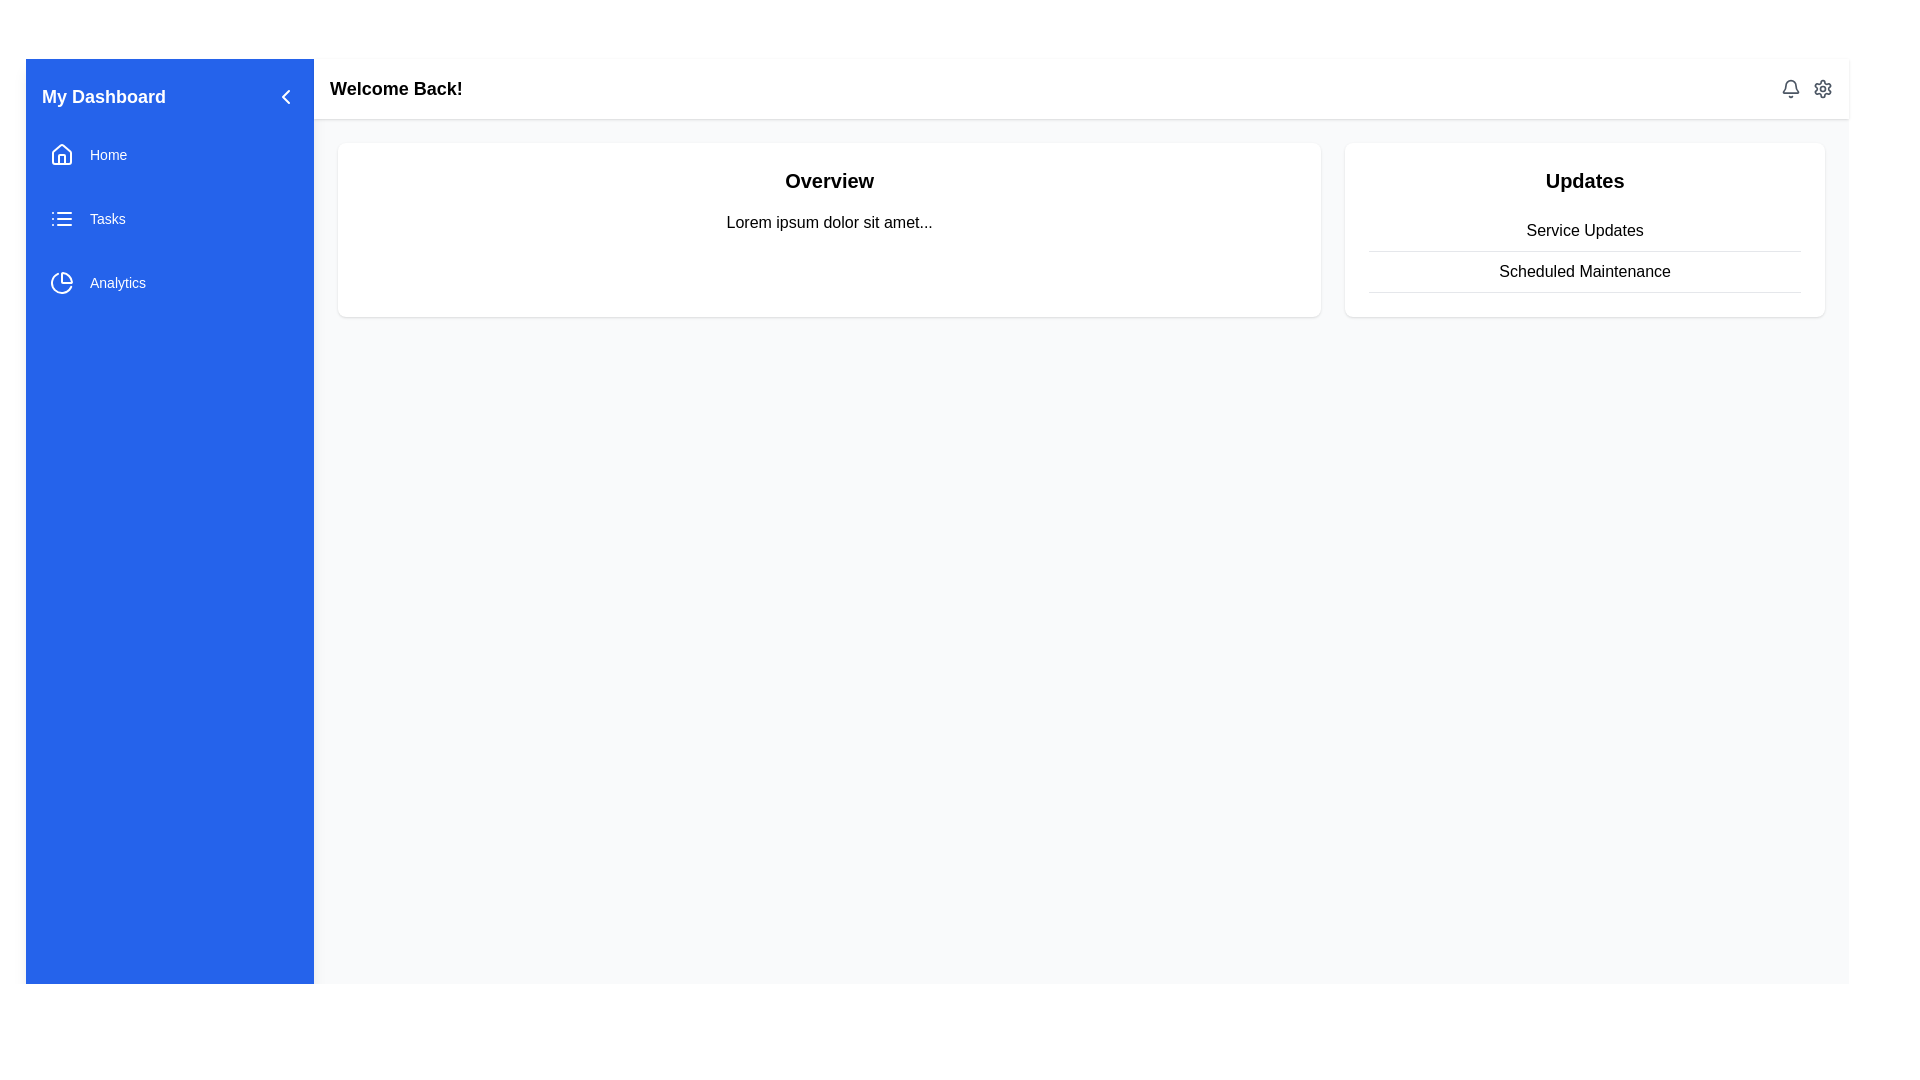  What do you see at coordinates (169, 219) in the screenshot?
I see `the 'Tasks' menu item in the sidebar` at bounding box center [169, 219].